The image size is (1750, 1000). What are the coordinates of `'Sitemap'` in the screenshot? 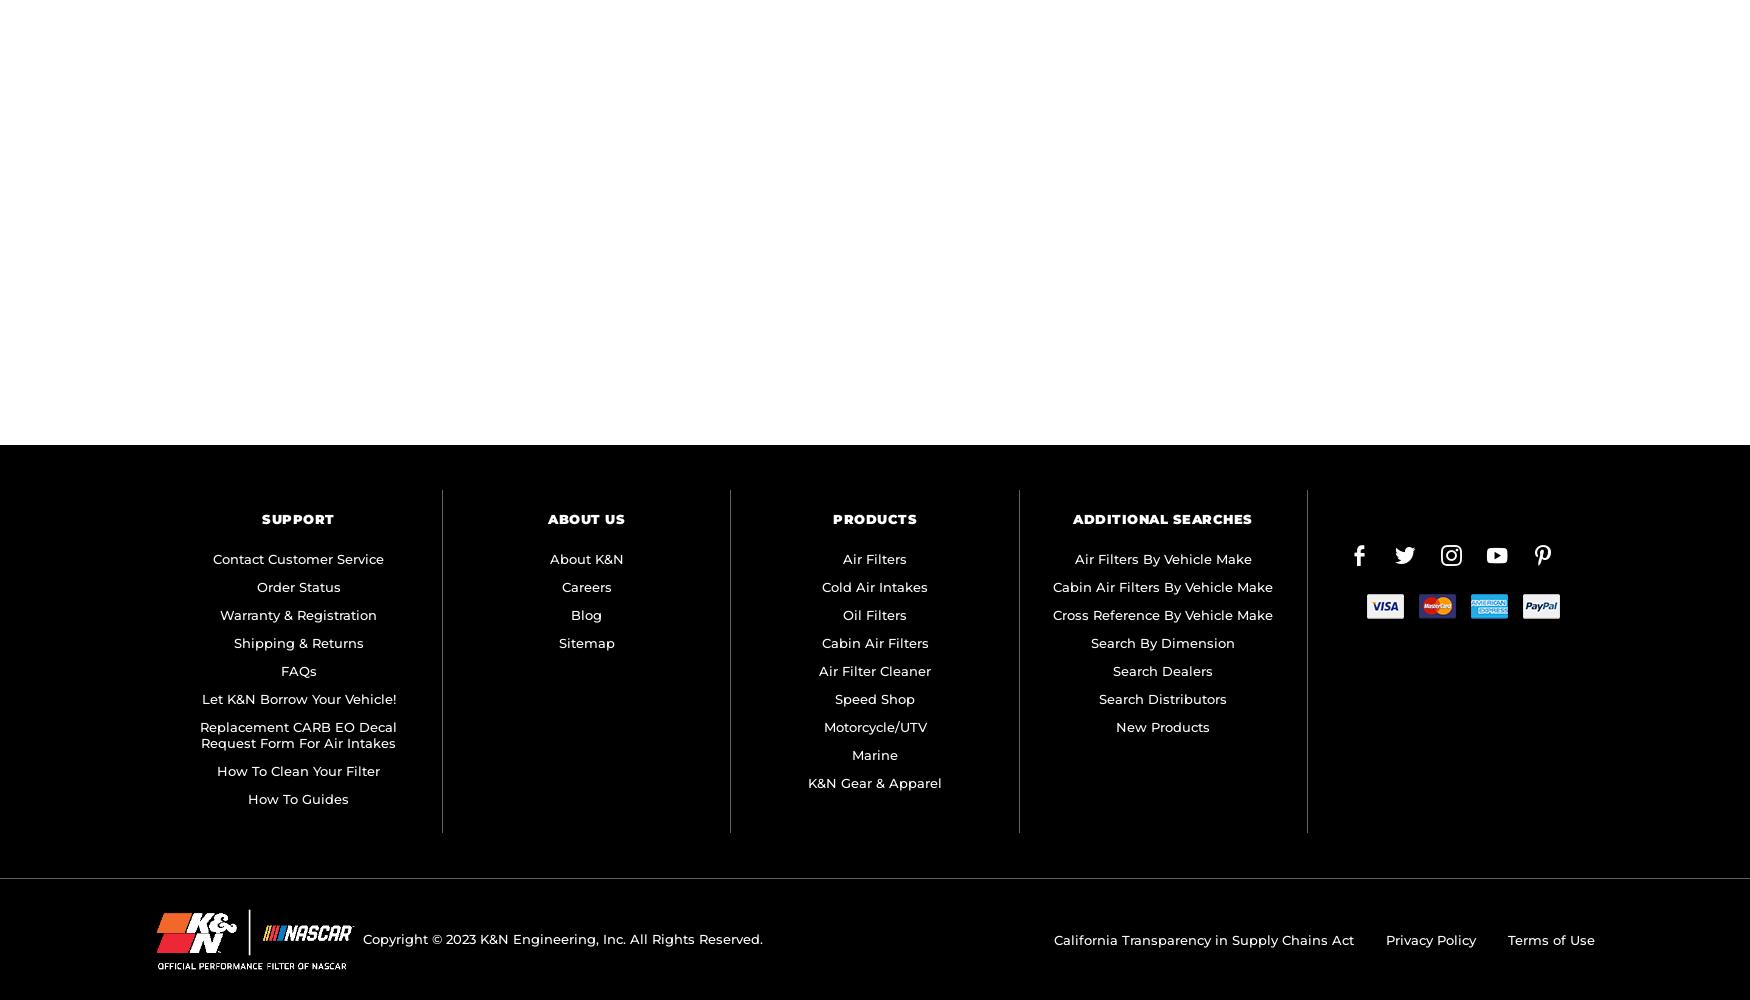 It's located at (586, 643).